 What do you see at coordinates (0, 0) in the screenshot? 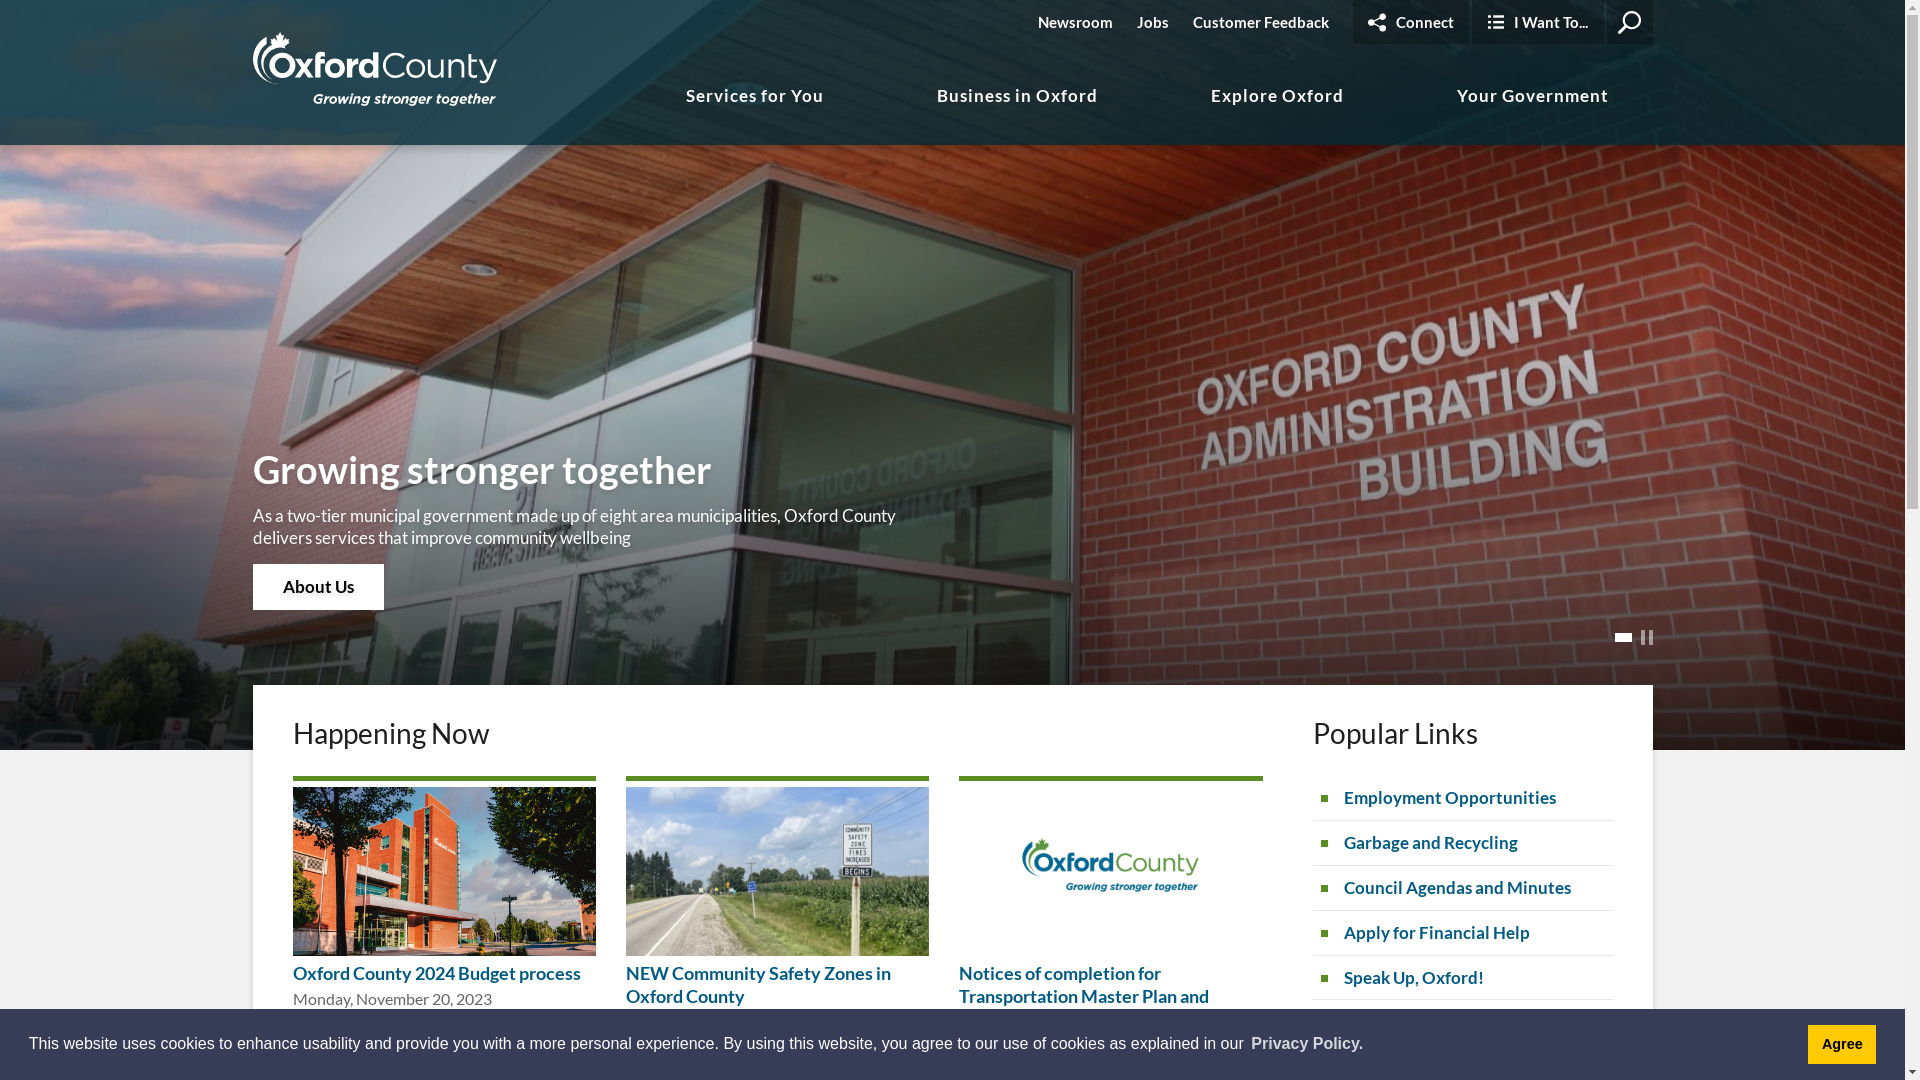
I see `'Skip to Content'` at bounding box center [0, 0].